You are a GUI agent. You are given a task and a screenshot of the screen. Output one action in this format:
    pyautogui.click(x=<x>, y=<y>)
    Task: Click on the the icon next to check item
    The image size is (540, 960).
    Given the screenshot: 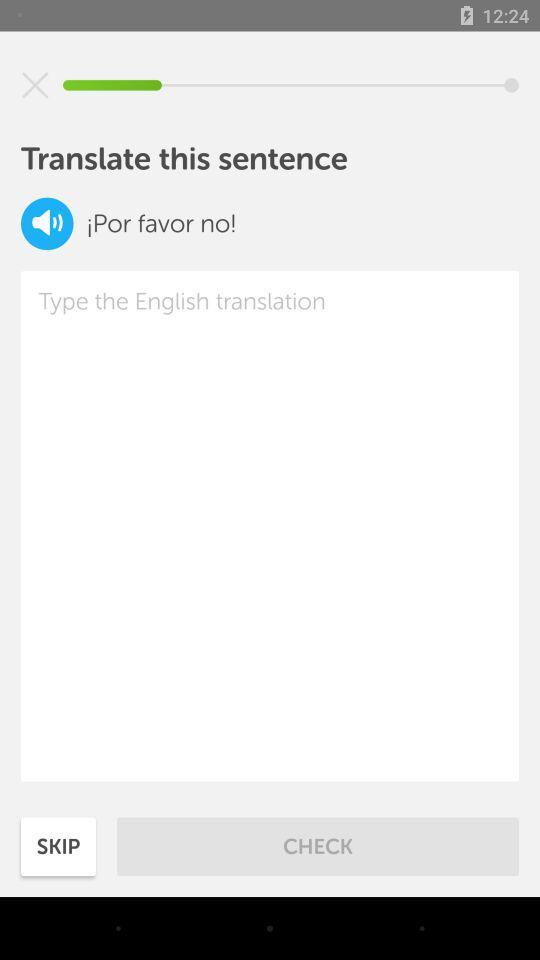 What is the action you would take?
    pyautogui.click(x=58, y=845)
    